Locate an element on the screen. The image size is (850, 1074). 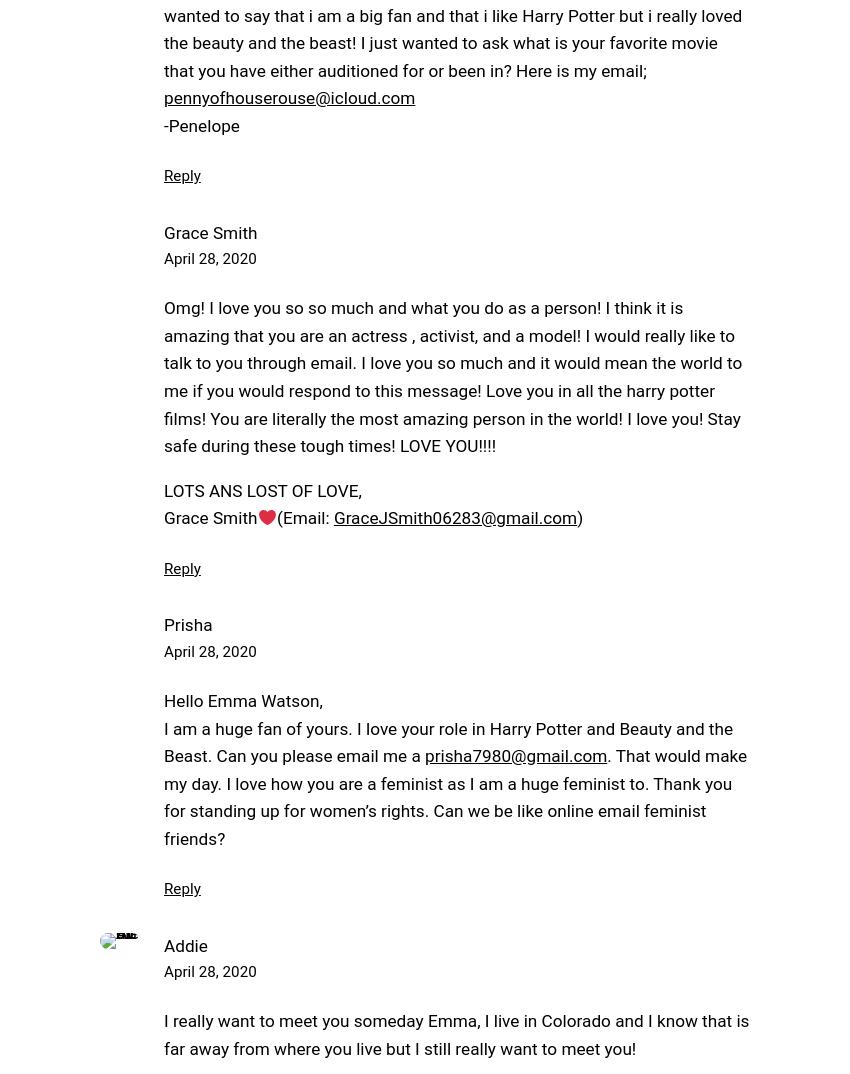
'Omg! I love you so so much and what you do as a person! I think it is amazing that you are an actress , activist, and a model! I would really like to talk to you through email. I love you so much and it would mean the world to me if you would respond to this message! Love you in all the harry potter films! You are literally the most amazing person in the world! I love you! Stay safe during these tough times! LOVE YOU!!!!' is located at coordinates (451, 375).